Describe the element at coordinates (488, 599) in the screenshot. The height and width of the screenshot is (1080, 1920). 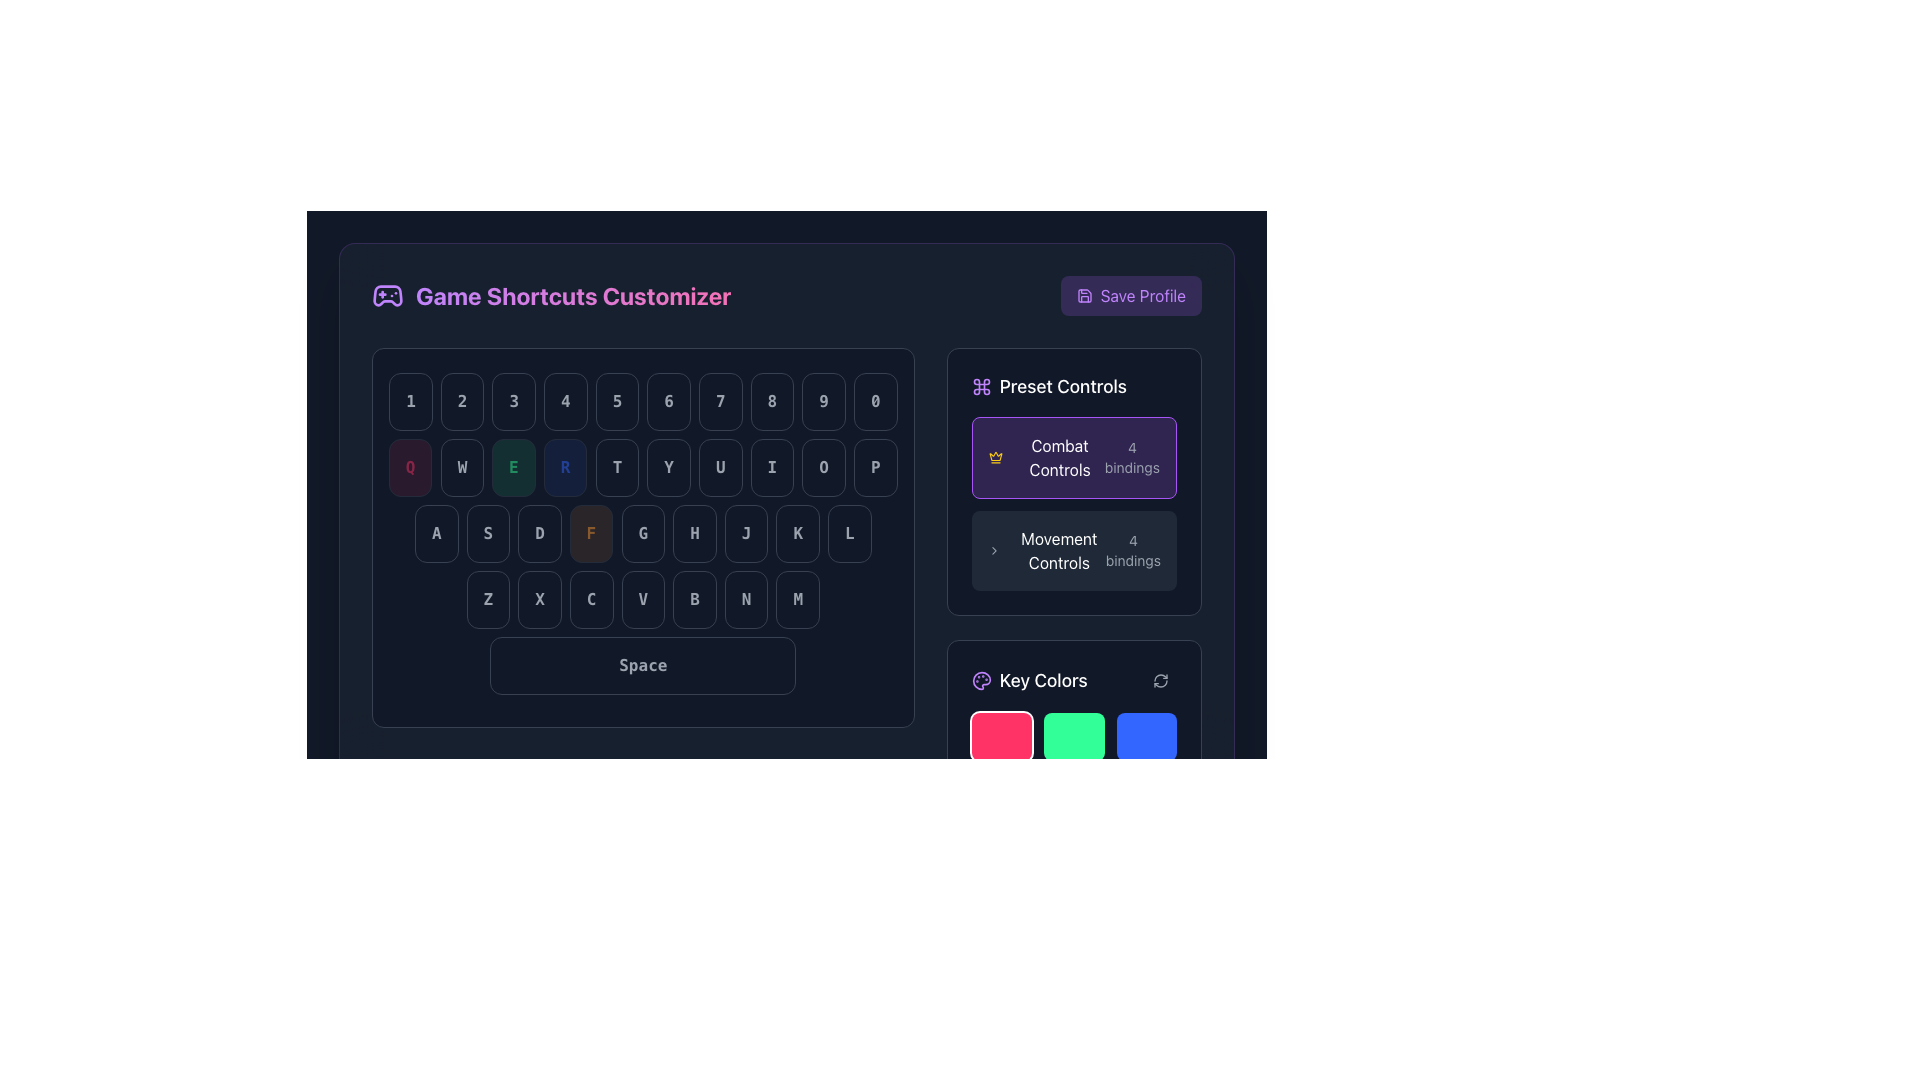
I see `the rounded rectangular button with a dark gray background and light gray text labeled 'Z', which is the first button in the row of 'ZXCVBNM' keys on the virtual keyboard interface` at that location.